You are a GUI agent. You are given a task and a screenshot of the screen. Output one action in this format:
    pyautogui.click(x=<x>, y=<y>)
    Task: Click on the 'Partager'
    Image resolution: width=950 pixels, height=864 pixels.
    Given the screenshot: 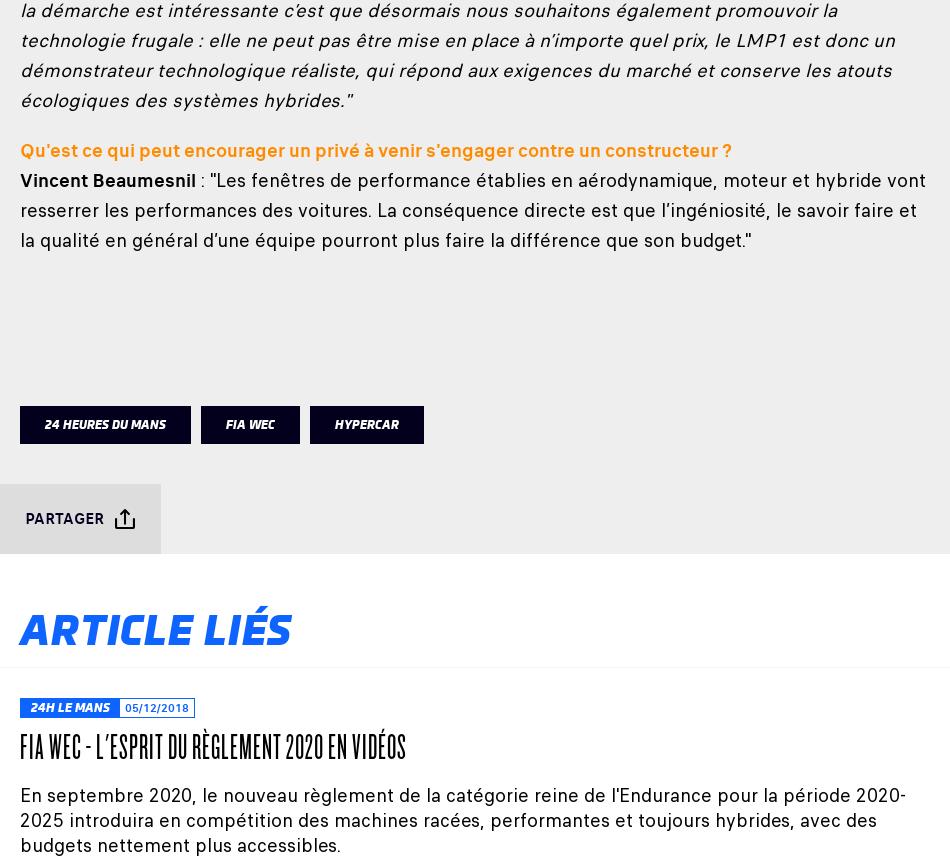 What is the action you would take?
    pyautogui.click(x=64, y=518)
    